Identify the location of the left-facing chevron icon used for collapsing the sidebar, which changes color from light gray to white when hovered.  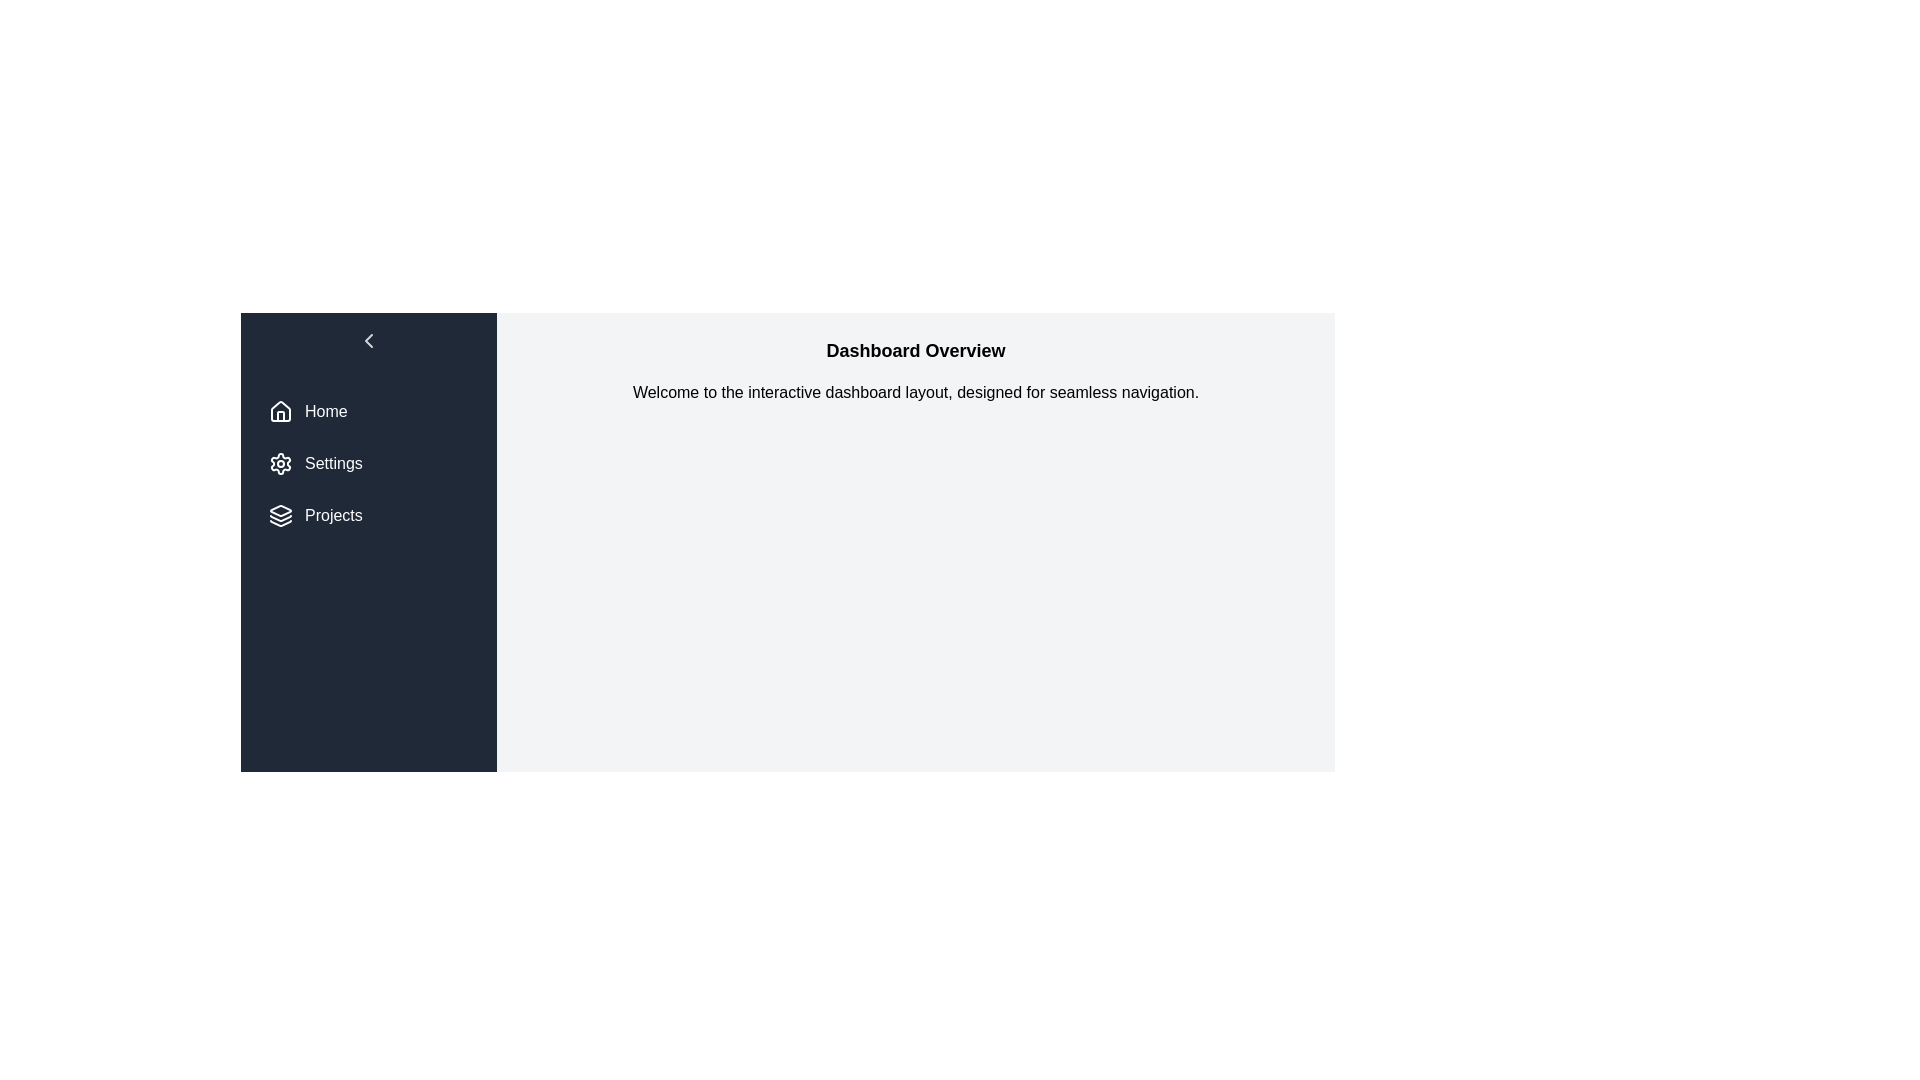
(369, 339).